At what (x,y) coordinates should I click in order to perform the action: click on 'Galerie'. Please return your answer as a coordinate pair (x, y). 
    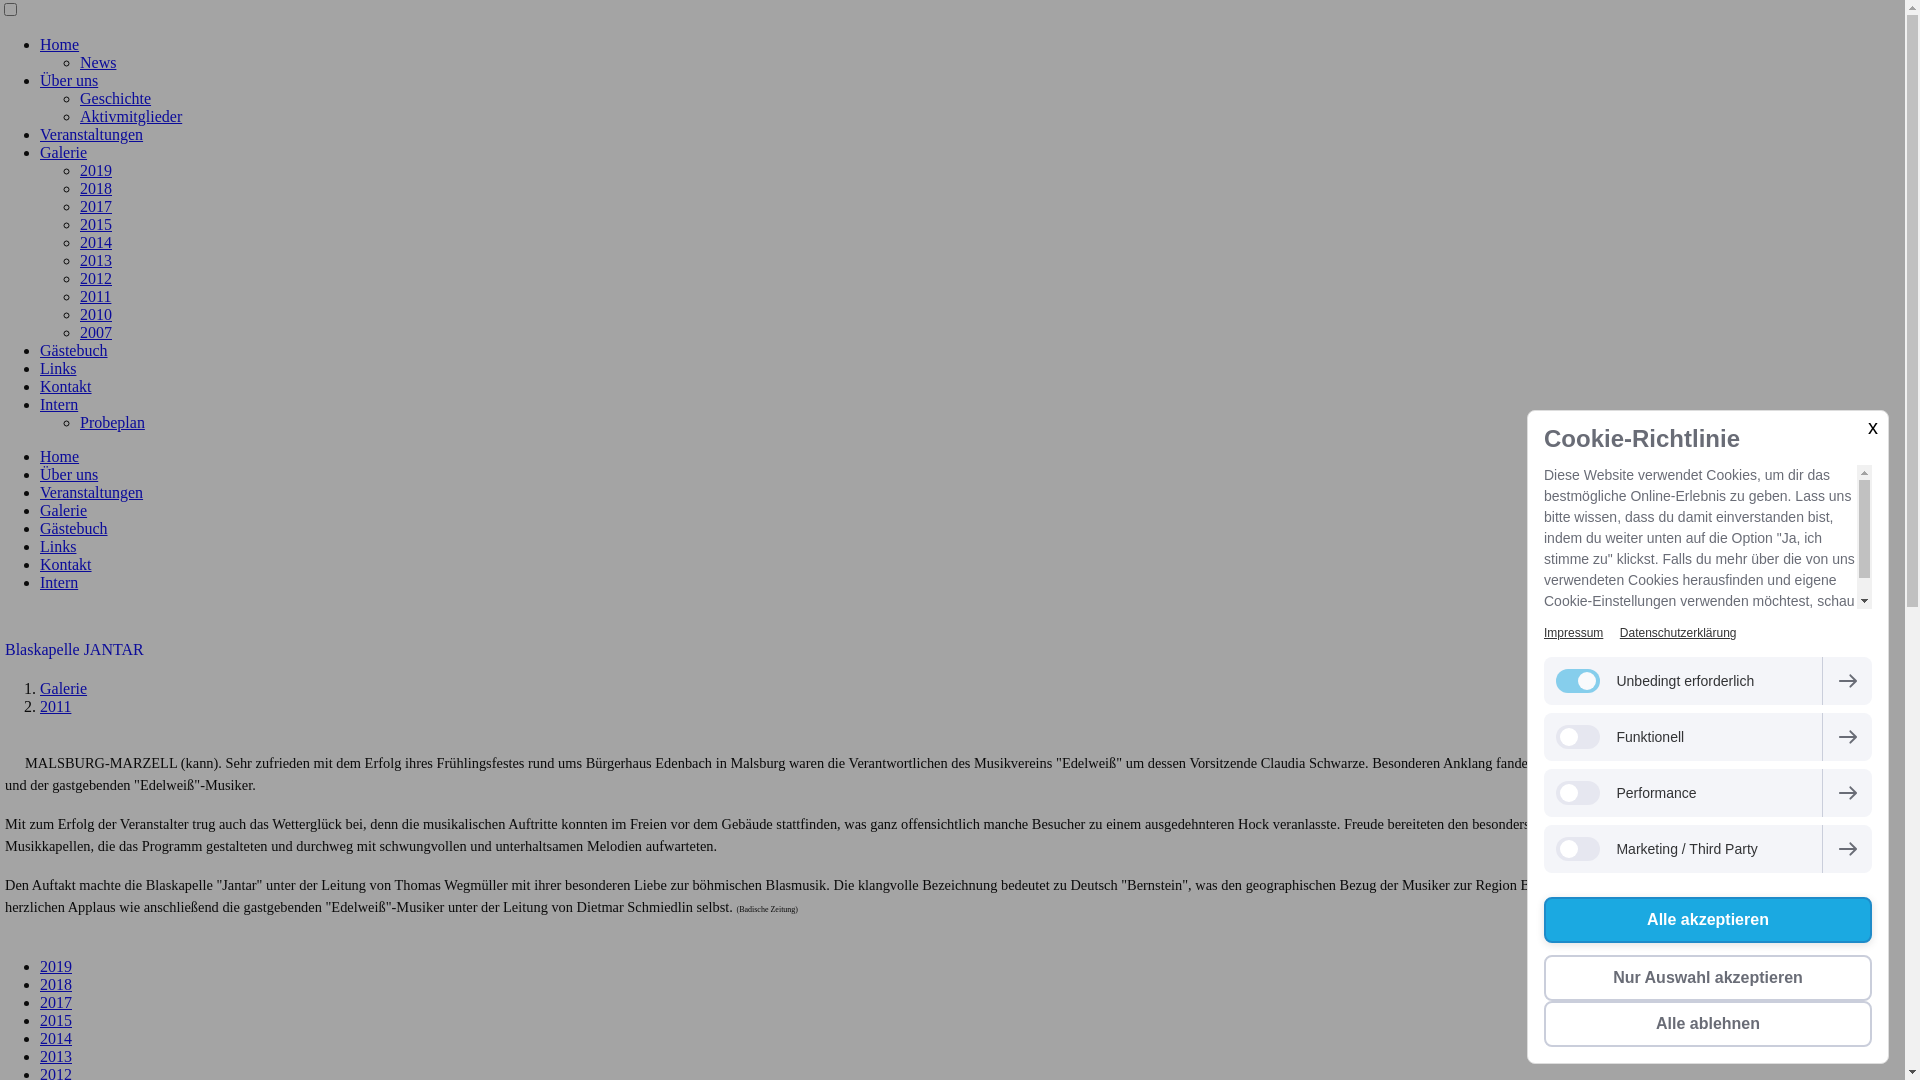
    Looking at the image, I should click on (63, 151).